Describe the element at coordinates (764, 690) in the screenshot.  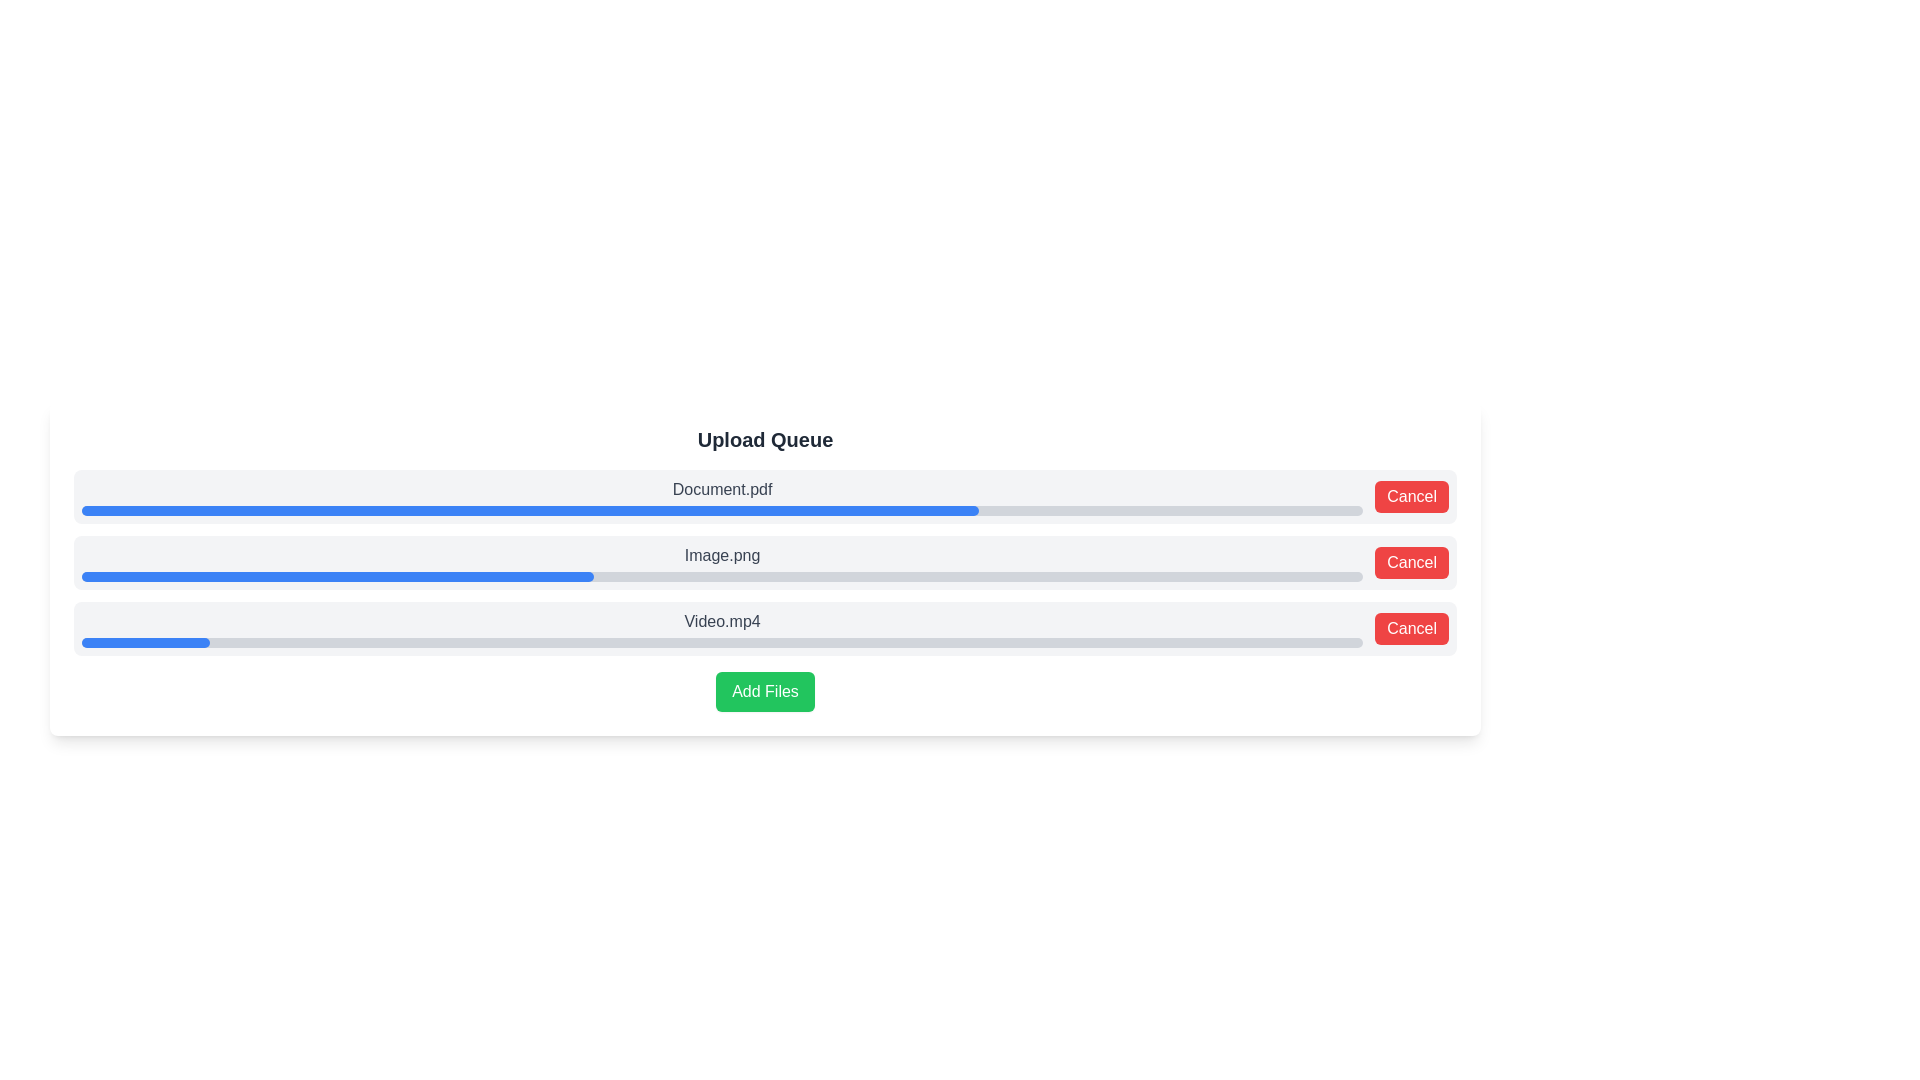
I see `the 'Add Files' button with a green background and white text for accessibility navigation` at that location.